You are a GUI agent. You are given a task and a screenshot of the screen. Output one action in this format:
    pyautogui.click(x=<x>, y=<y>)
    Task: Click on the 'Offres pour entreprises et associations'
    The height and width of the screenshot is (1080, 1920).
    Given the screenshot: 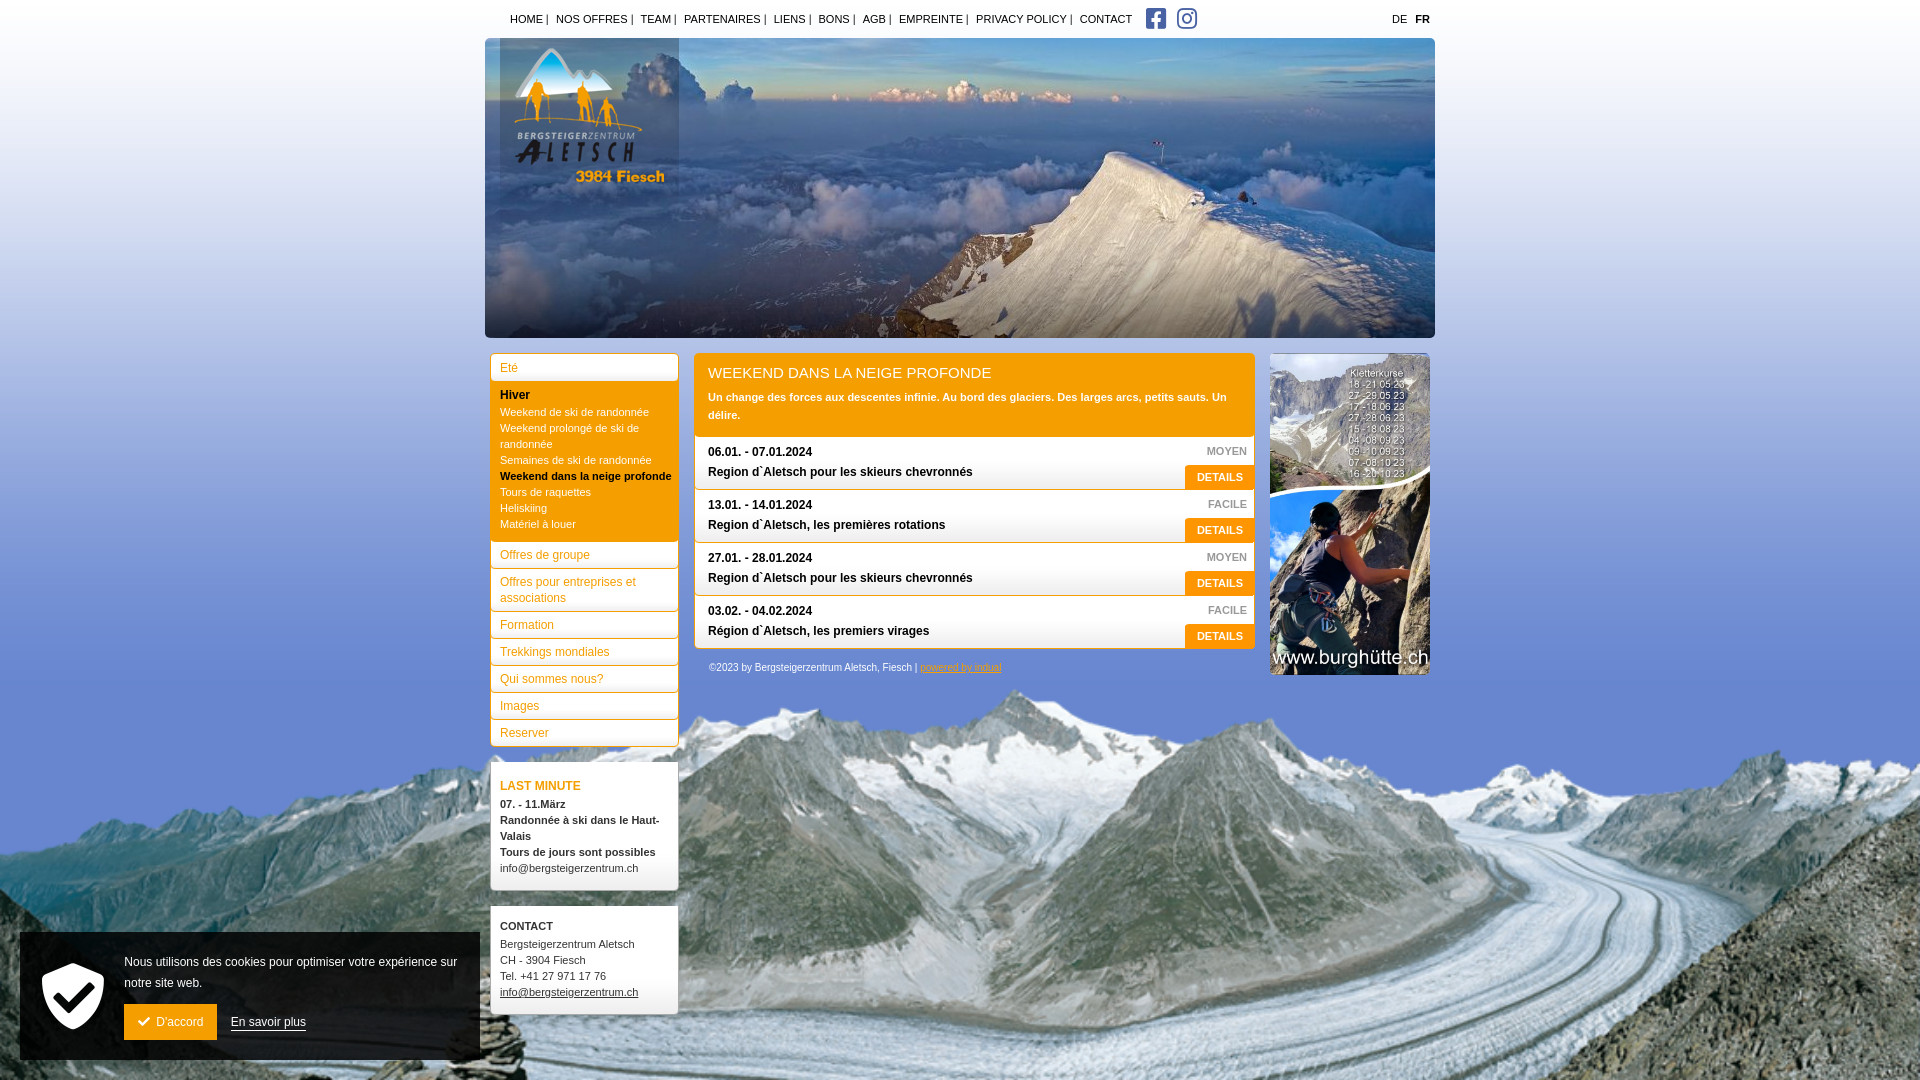 What is the action you would take?
    pyautogui.click(x=583, y=585)
    